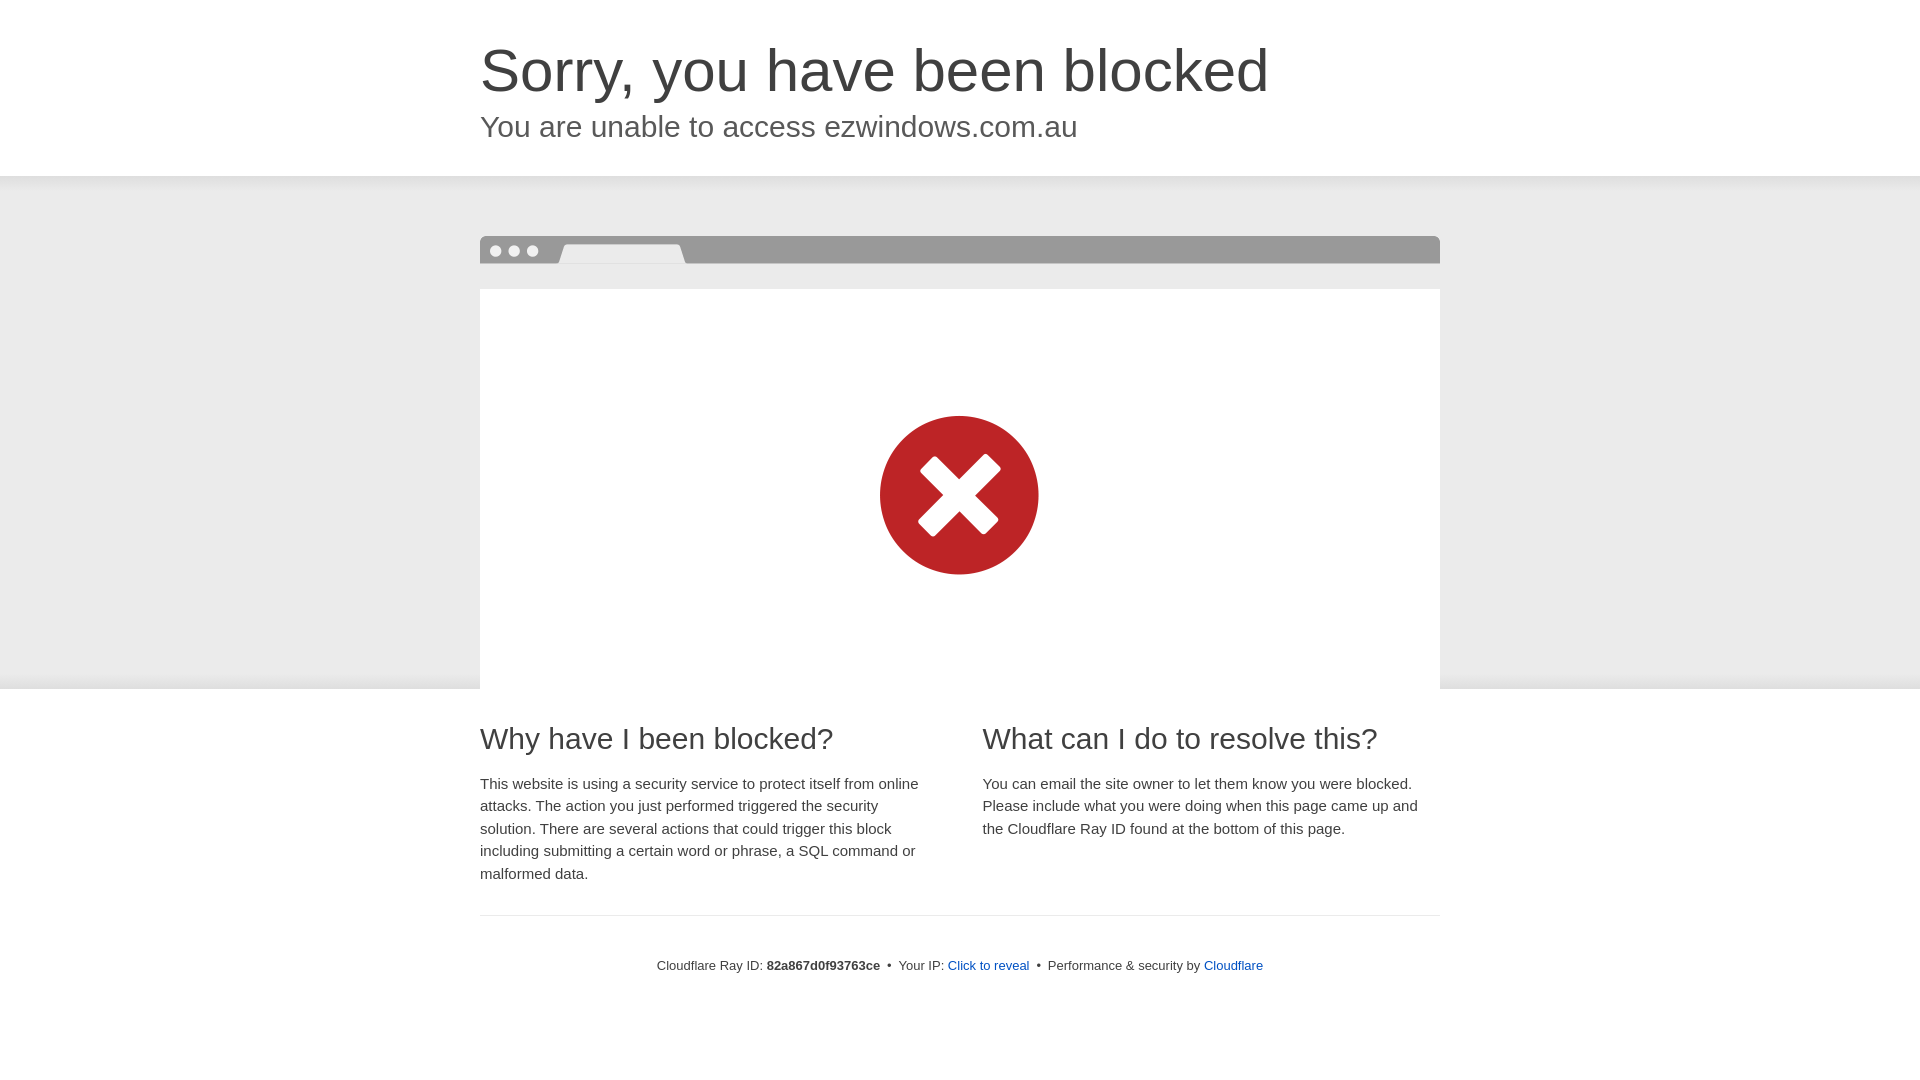 This screenshot has width=1920, height=1080. What do you see at coordinates (947, 964) in the screenshot?
I see `'Click to reveal'` at bounding box center [947, 964].